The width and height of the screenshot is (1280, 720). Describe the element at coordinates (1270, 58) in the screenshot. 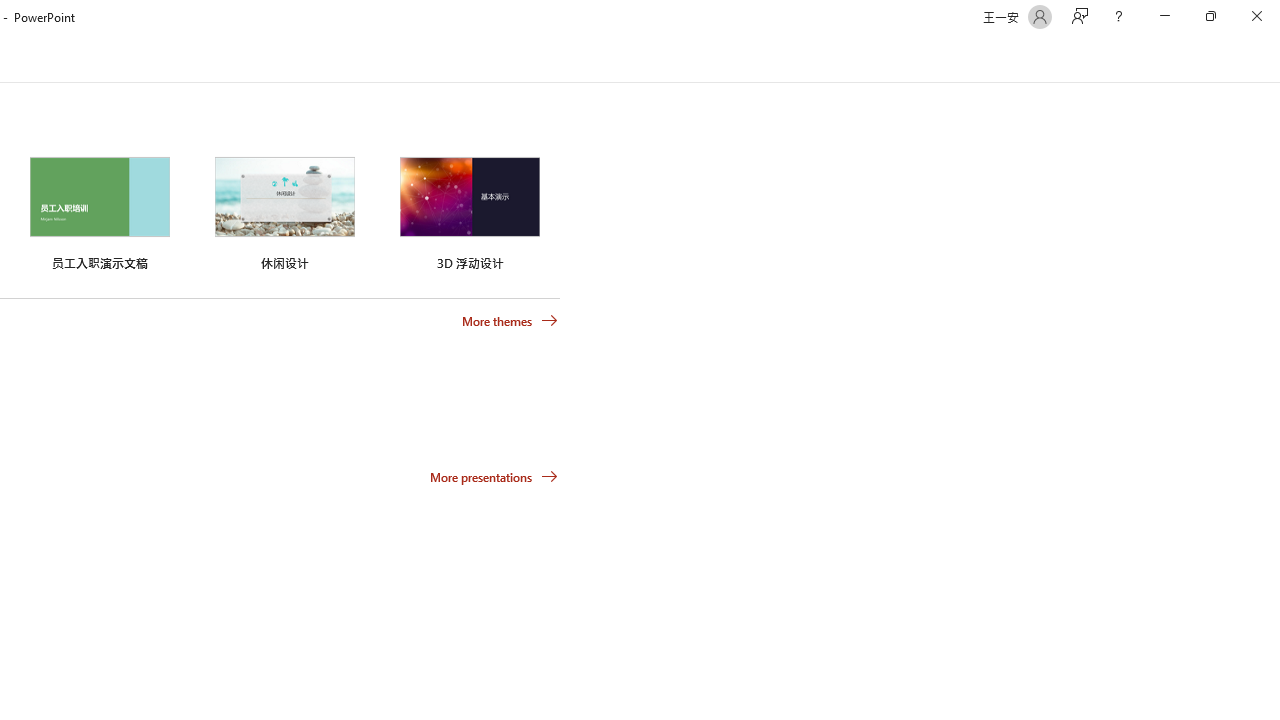

I see `'Class: NetUIScrollBar'` at that location.